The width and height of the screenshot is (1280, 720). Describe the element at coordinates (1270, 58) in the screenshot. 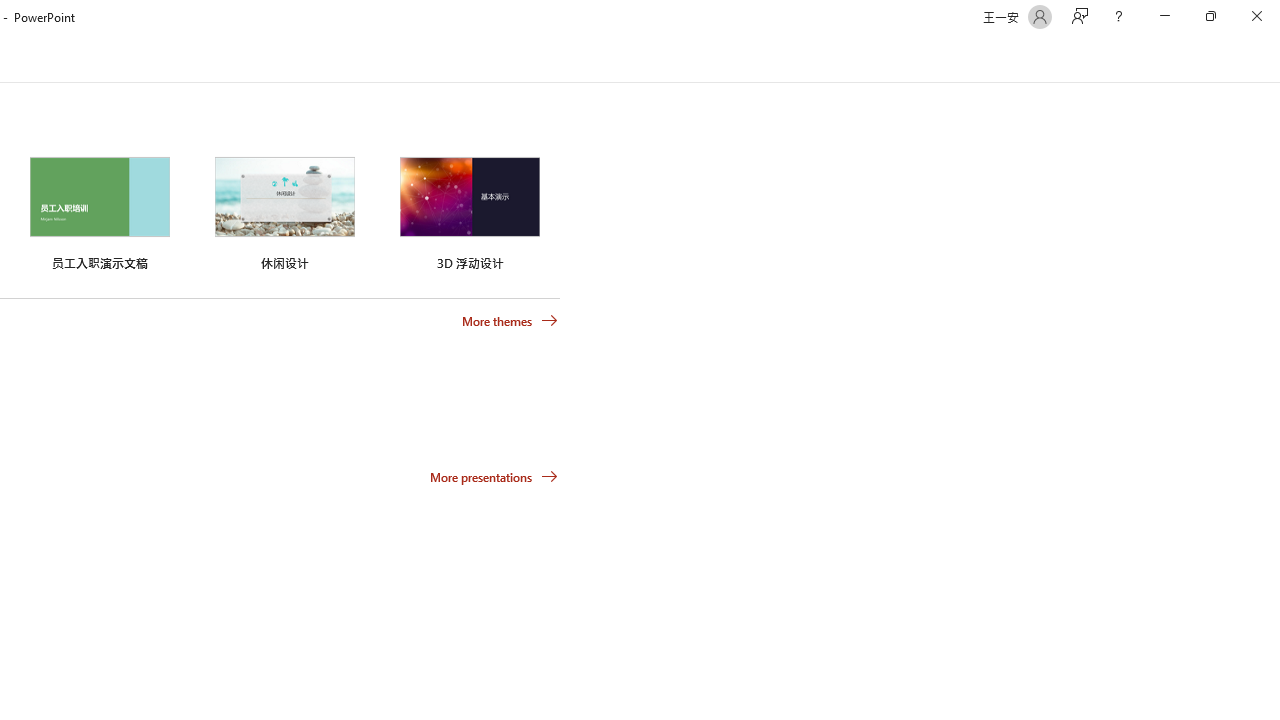

I see `'Class: NetUIScrollBar'` at that location.